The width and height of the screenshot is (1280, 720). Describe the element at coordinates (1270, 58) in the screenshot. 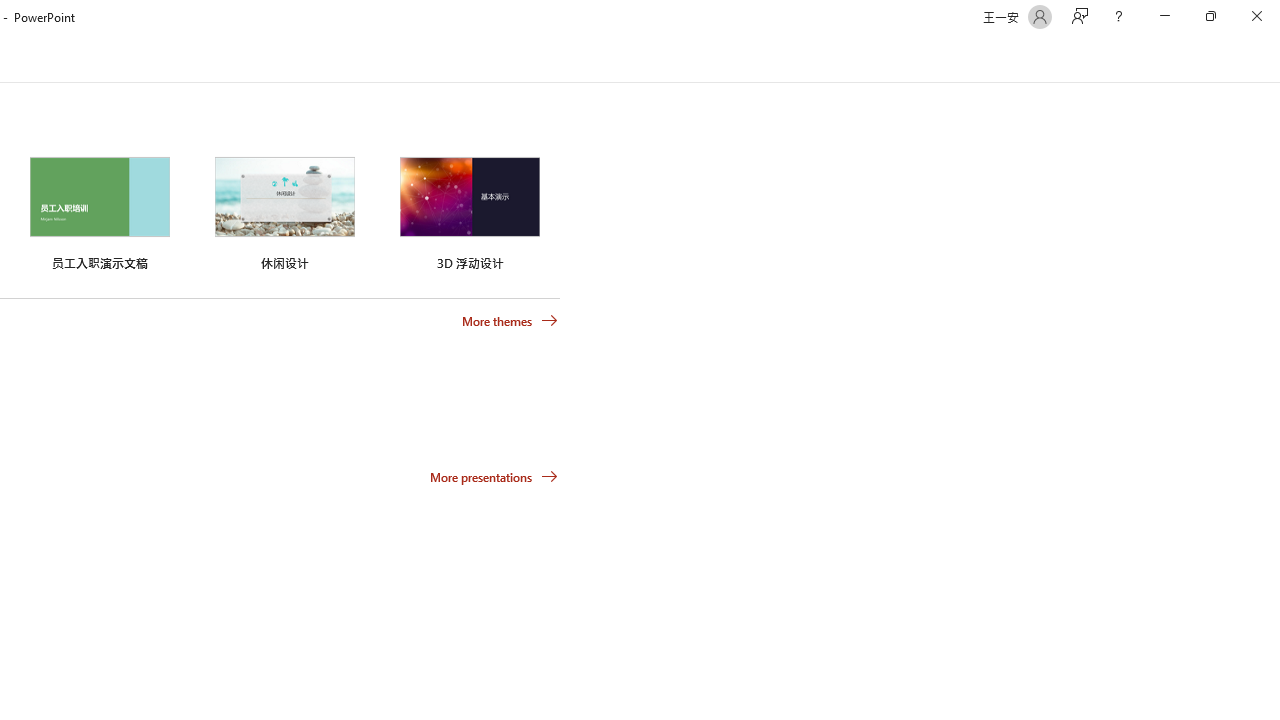

I see `'Class: NetUIScrollBar'` at that location.